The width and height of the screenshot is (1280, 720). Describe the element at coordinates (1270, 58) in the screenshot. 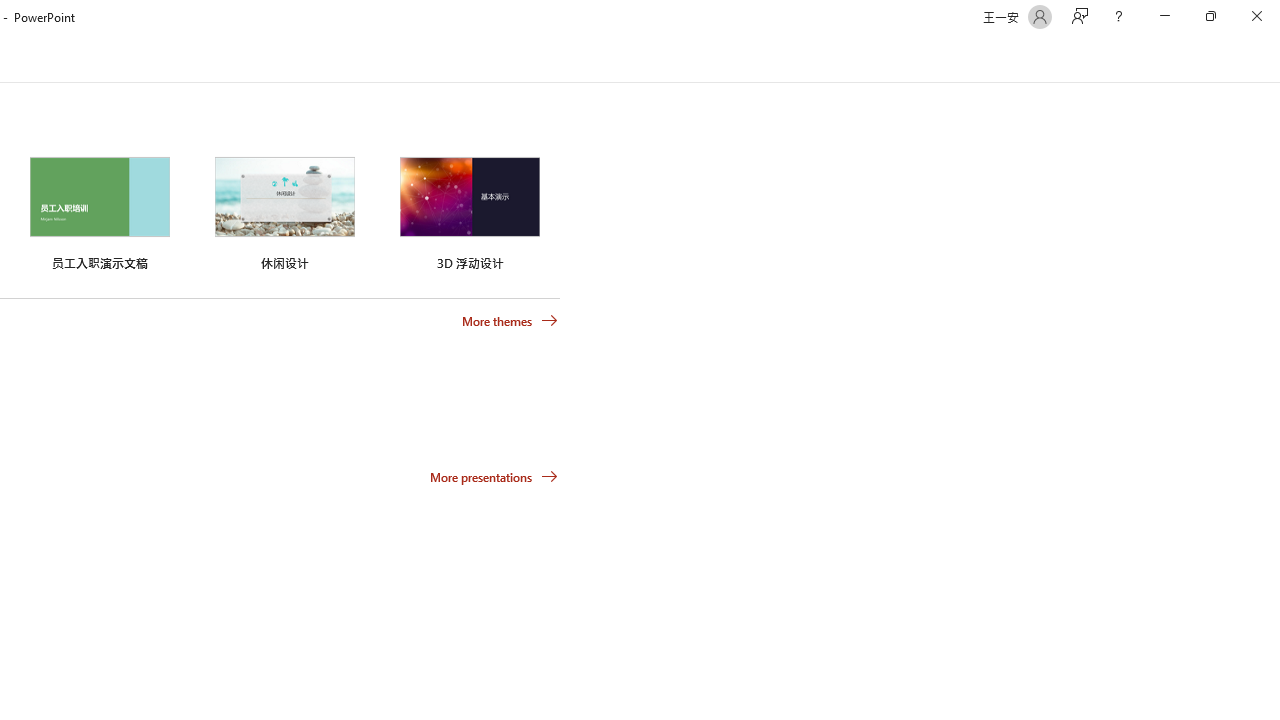

I see `'Class: NetUIScrollBar'` at that location.